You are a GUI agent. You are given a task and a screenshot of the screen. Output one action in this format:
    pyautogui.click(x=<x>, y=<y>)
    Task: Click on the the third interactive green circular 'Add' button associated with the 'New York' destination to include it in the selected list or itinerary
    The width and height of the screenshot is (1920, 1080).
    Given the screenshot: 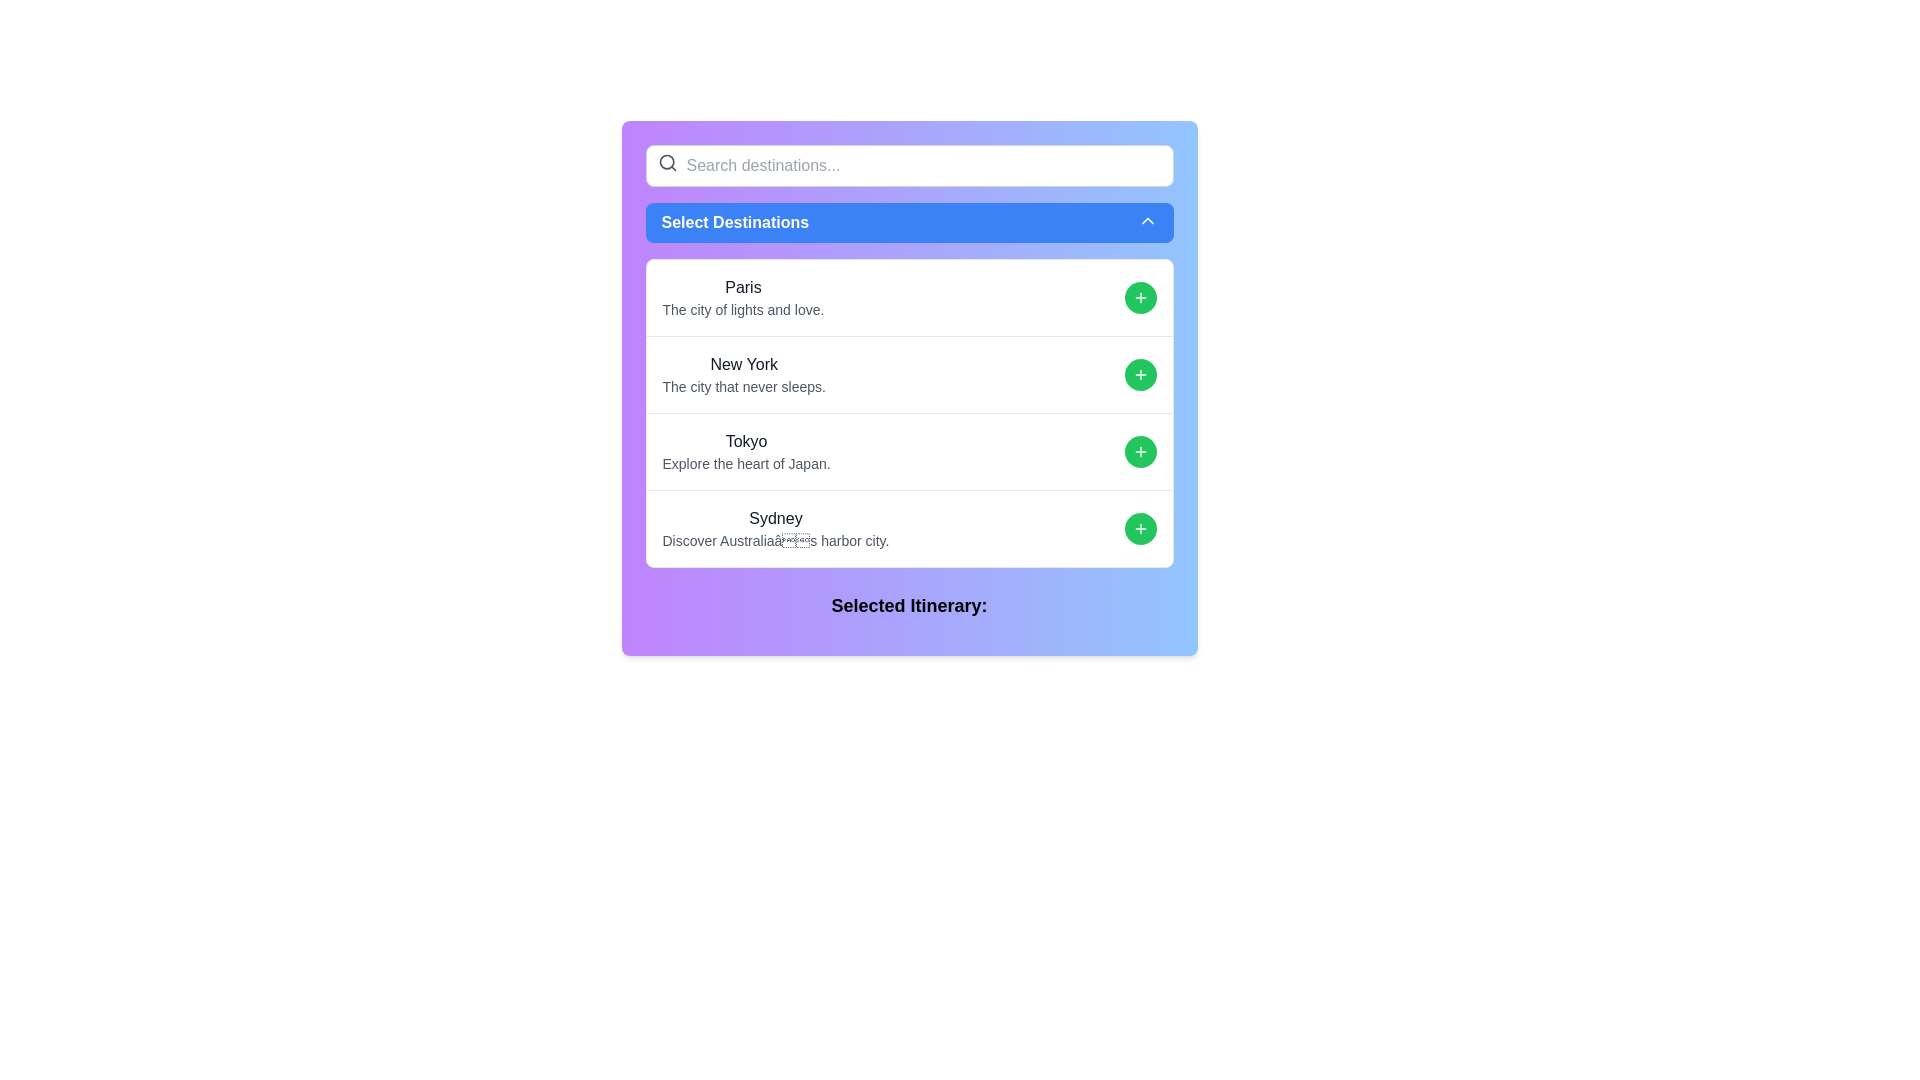 What is the action you would take?
    pyautogui.click(x=1140, y=374)
    